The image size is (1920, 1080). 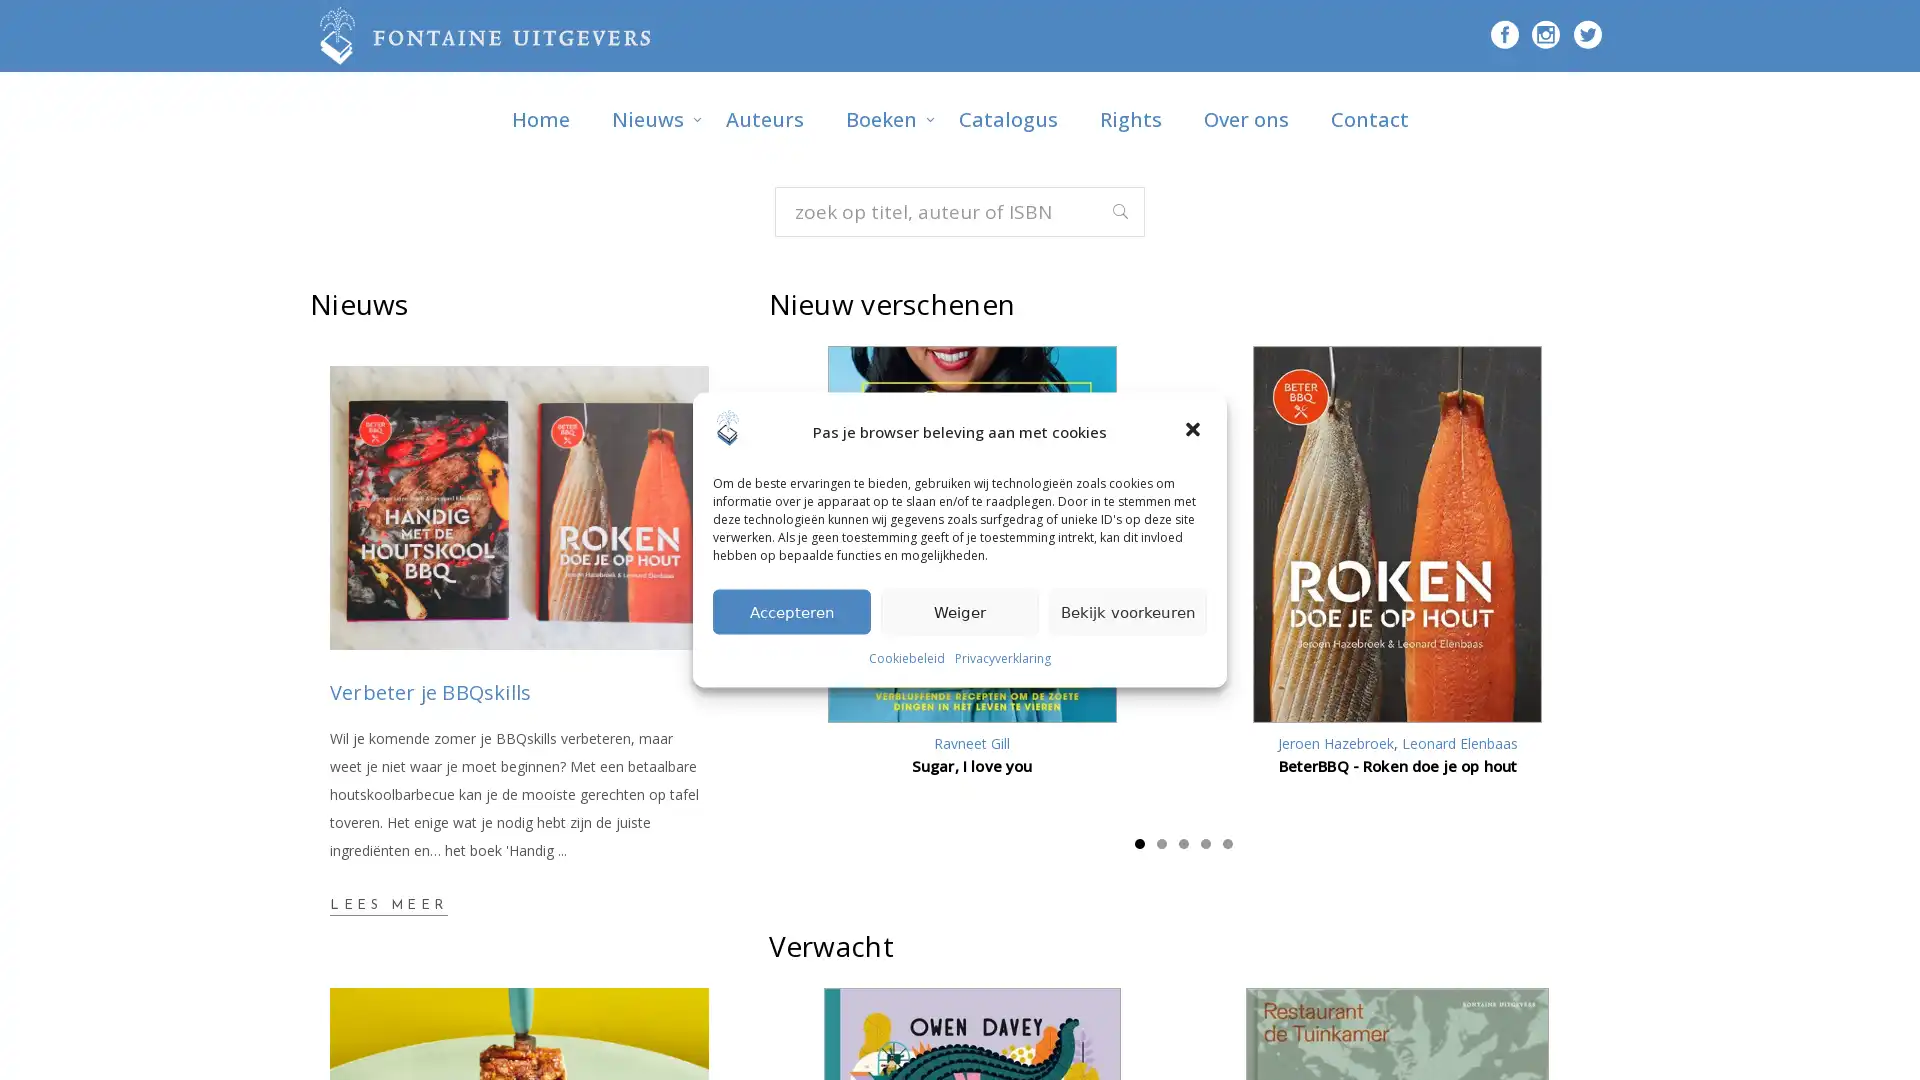 What do you see at coordinates (960, 610) in the screenshot?
I see `Weiger` at bounding box center [960, 610].